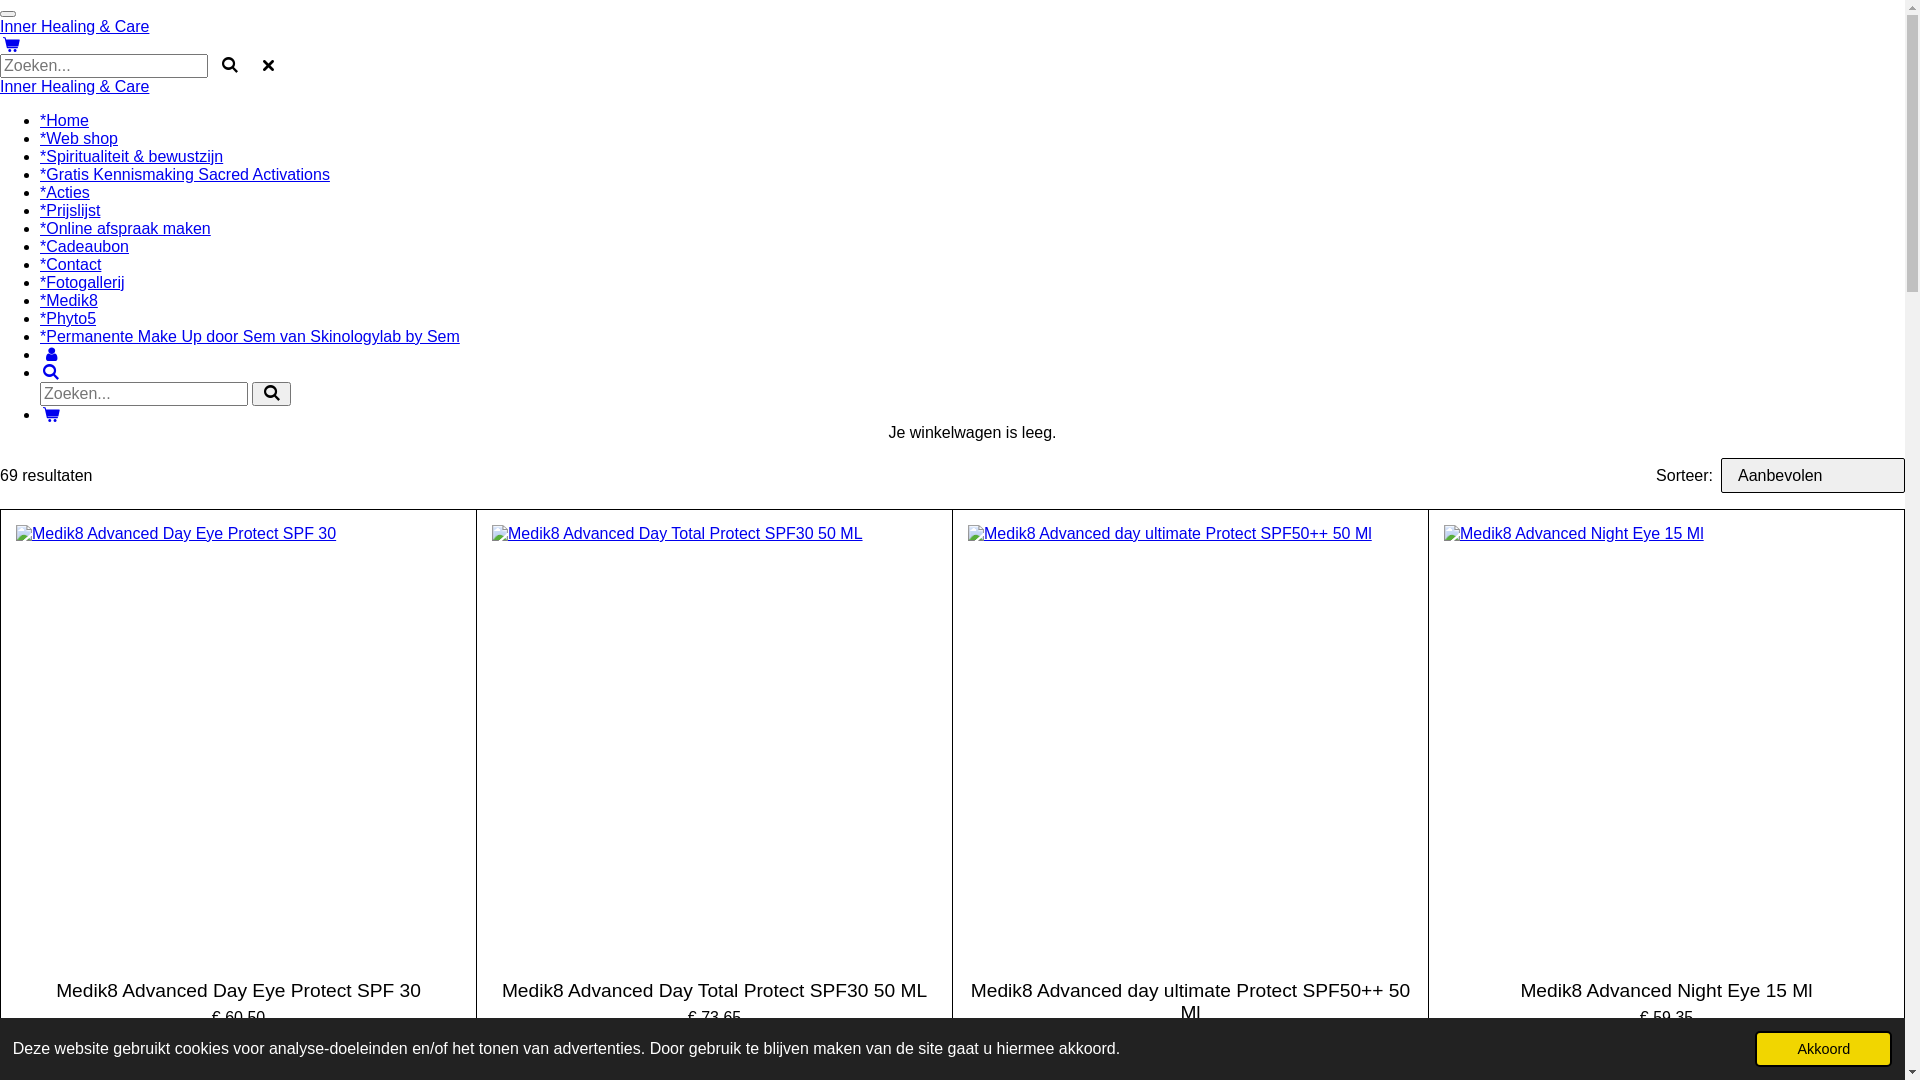 The width and height of the screenshot is (1920, 1080). I want to click on 'Medik8 Advanced day ultimate Protect SPF50++ 50 Ml', so click(1190, 1002).